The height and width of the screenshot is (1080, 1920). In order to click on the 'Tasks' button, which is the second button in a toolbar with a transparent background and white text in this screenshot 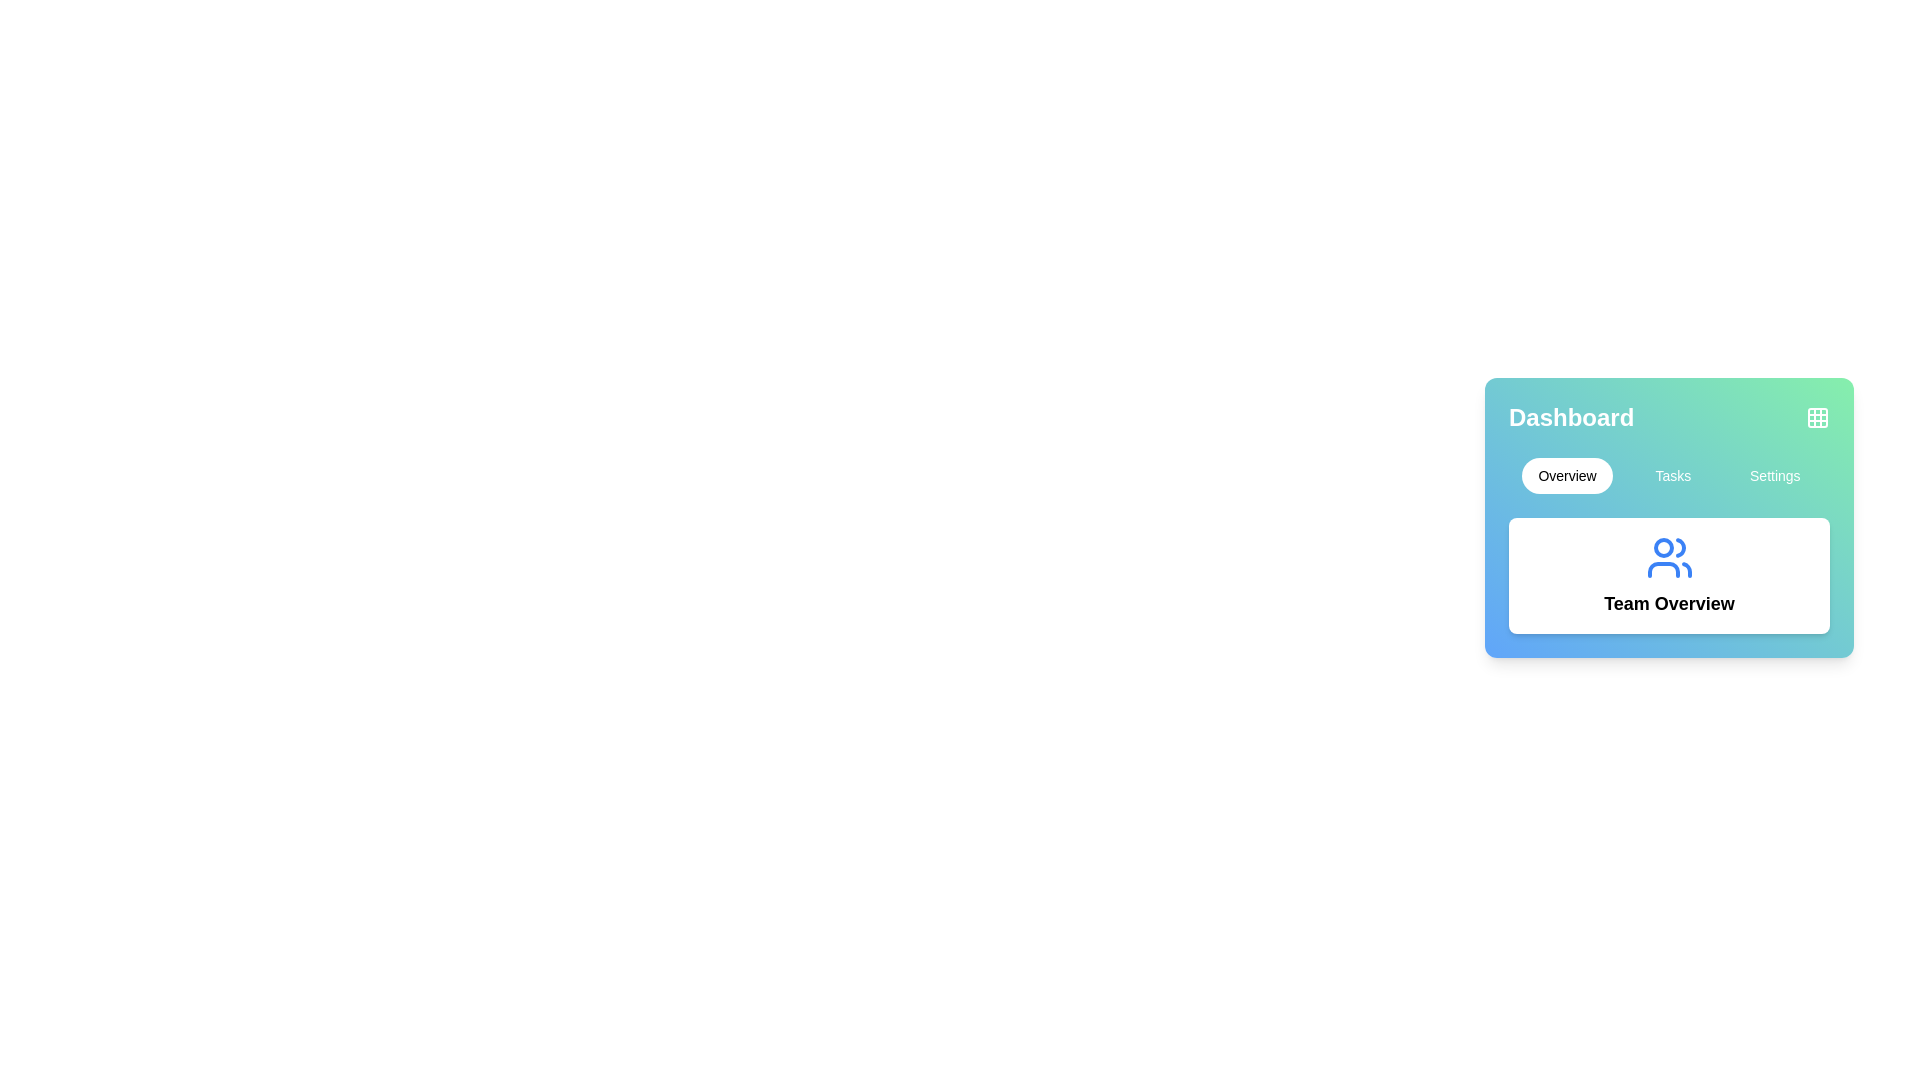, I will do `click(1673, 475)`.